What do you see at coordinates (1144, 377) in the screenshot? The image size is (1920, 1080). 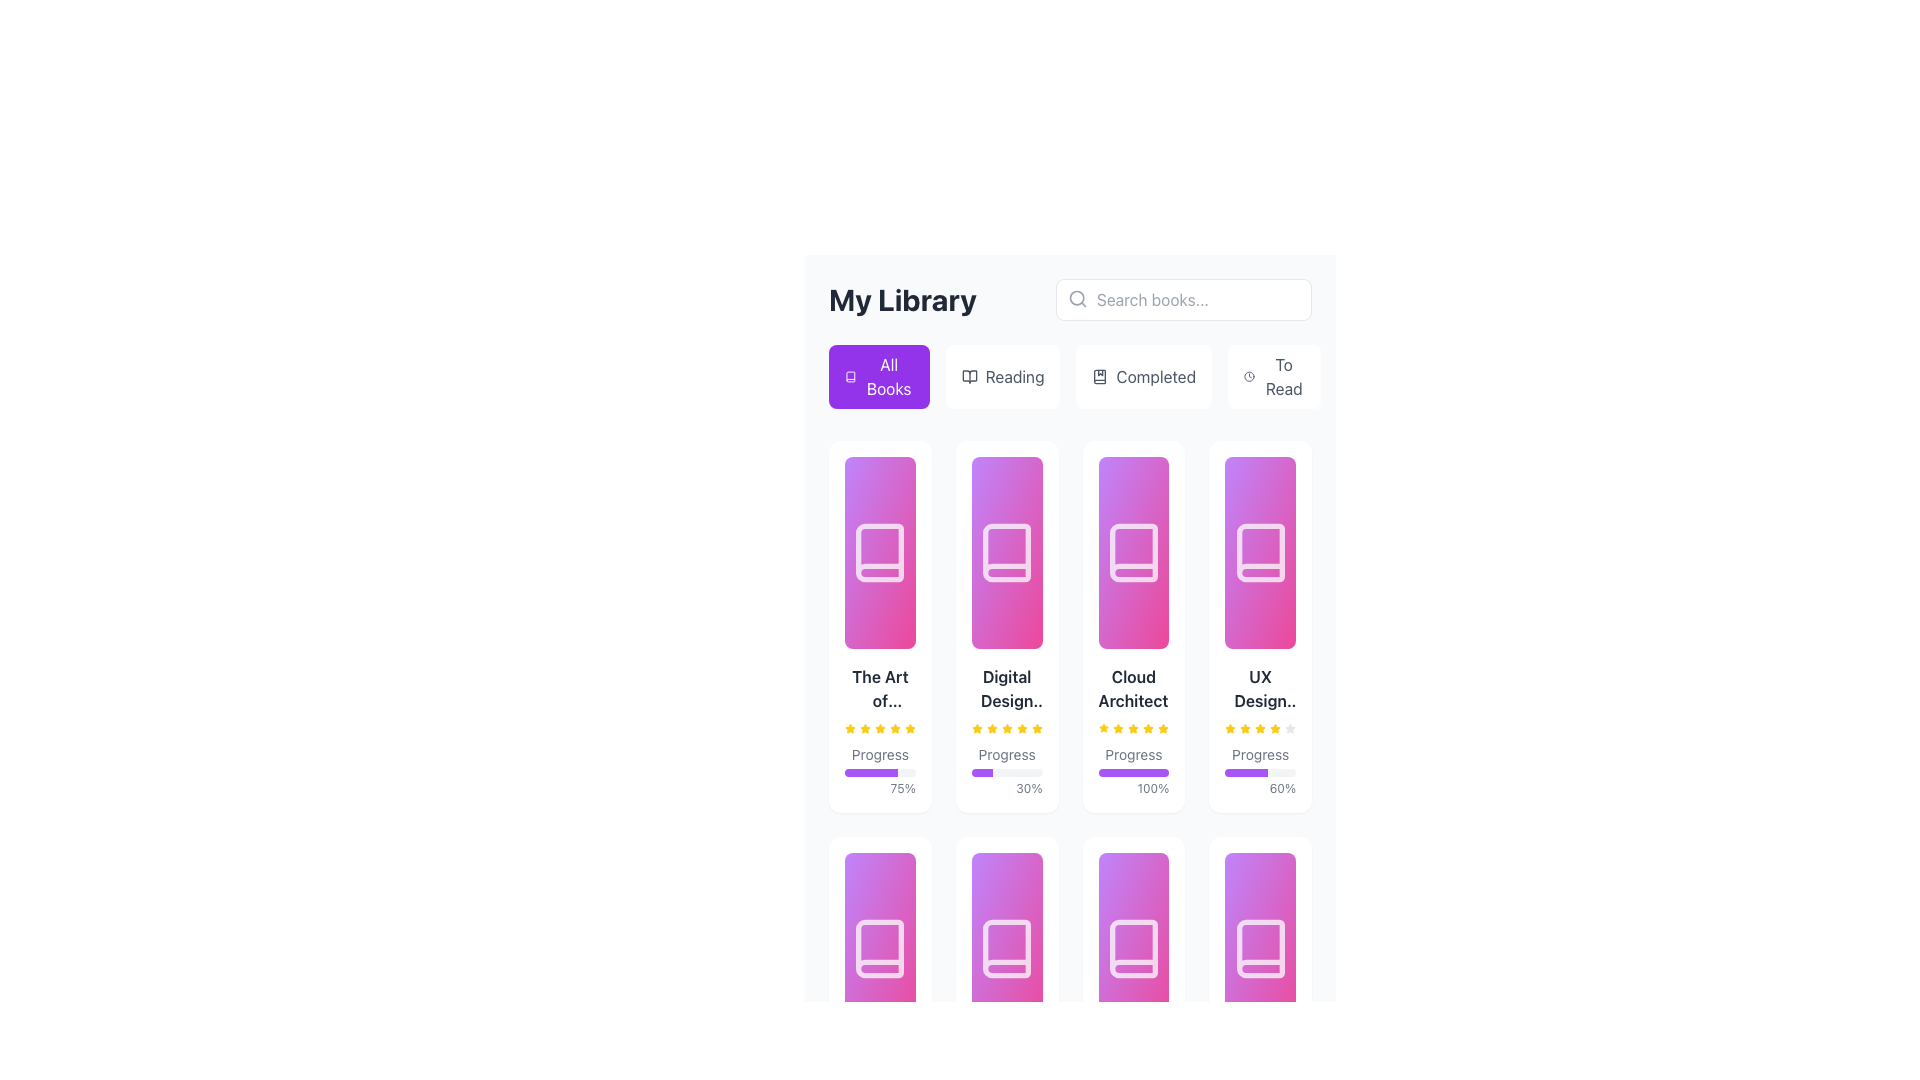 I see `the 'Completed' filter button located in the horizontal navigation group, which is positioned third from the left in the top section of the interface` at bounding box center [1144, 377].